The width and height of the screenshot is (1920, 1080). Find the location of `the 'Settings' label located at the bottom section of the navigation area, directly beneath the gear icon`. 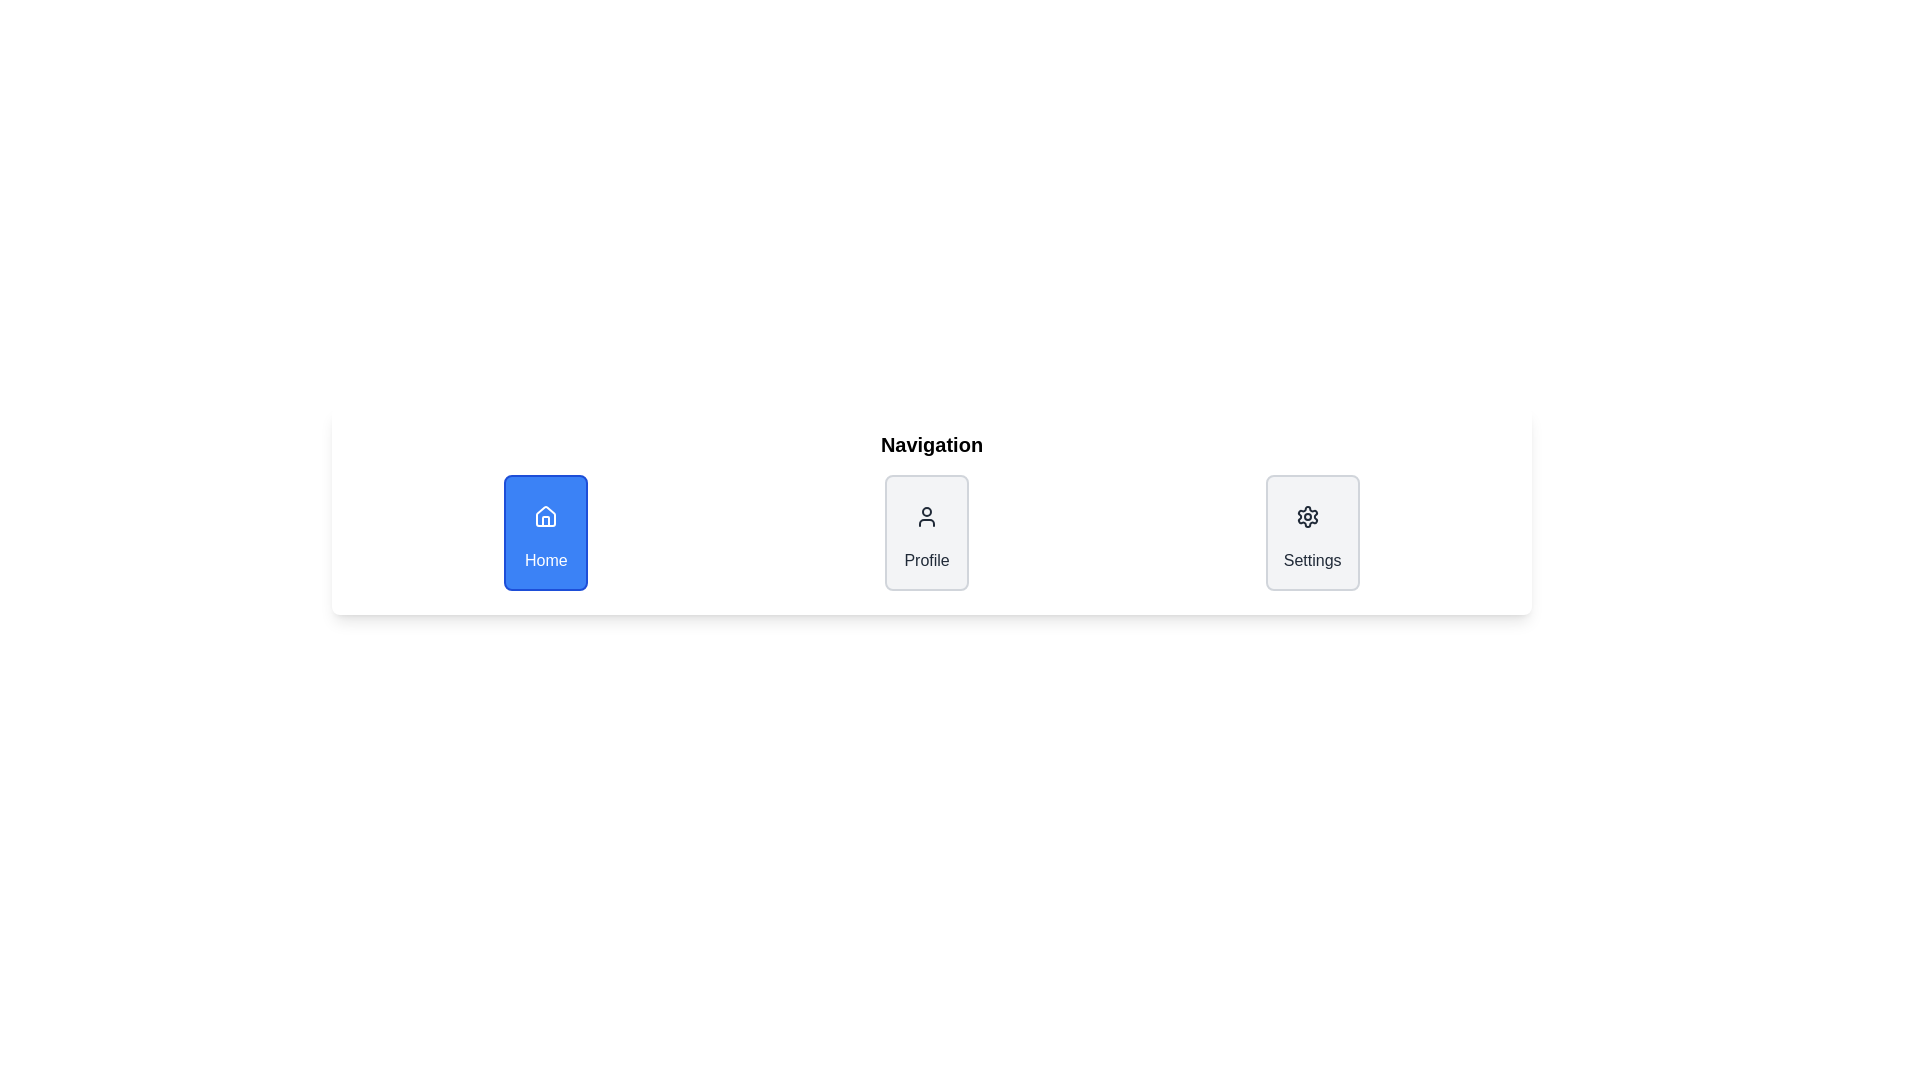

the 'Settings' label located at the bottom section of the navigation area, directly beneath the gear icon is located at coordinates (1312, 560).